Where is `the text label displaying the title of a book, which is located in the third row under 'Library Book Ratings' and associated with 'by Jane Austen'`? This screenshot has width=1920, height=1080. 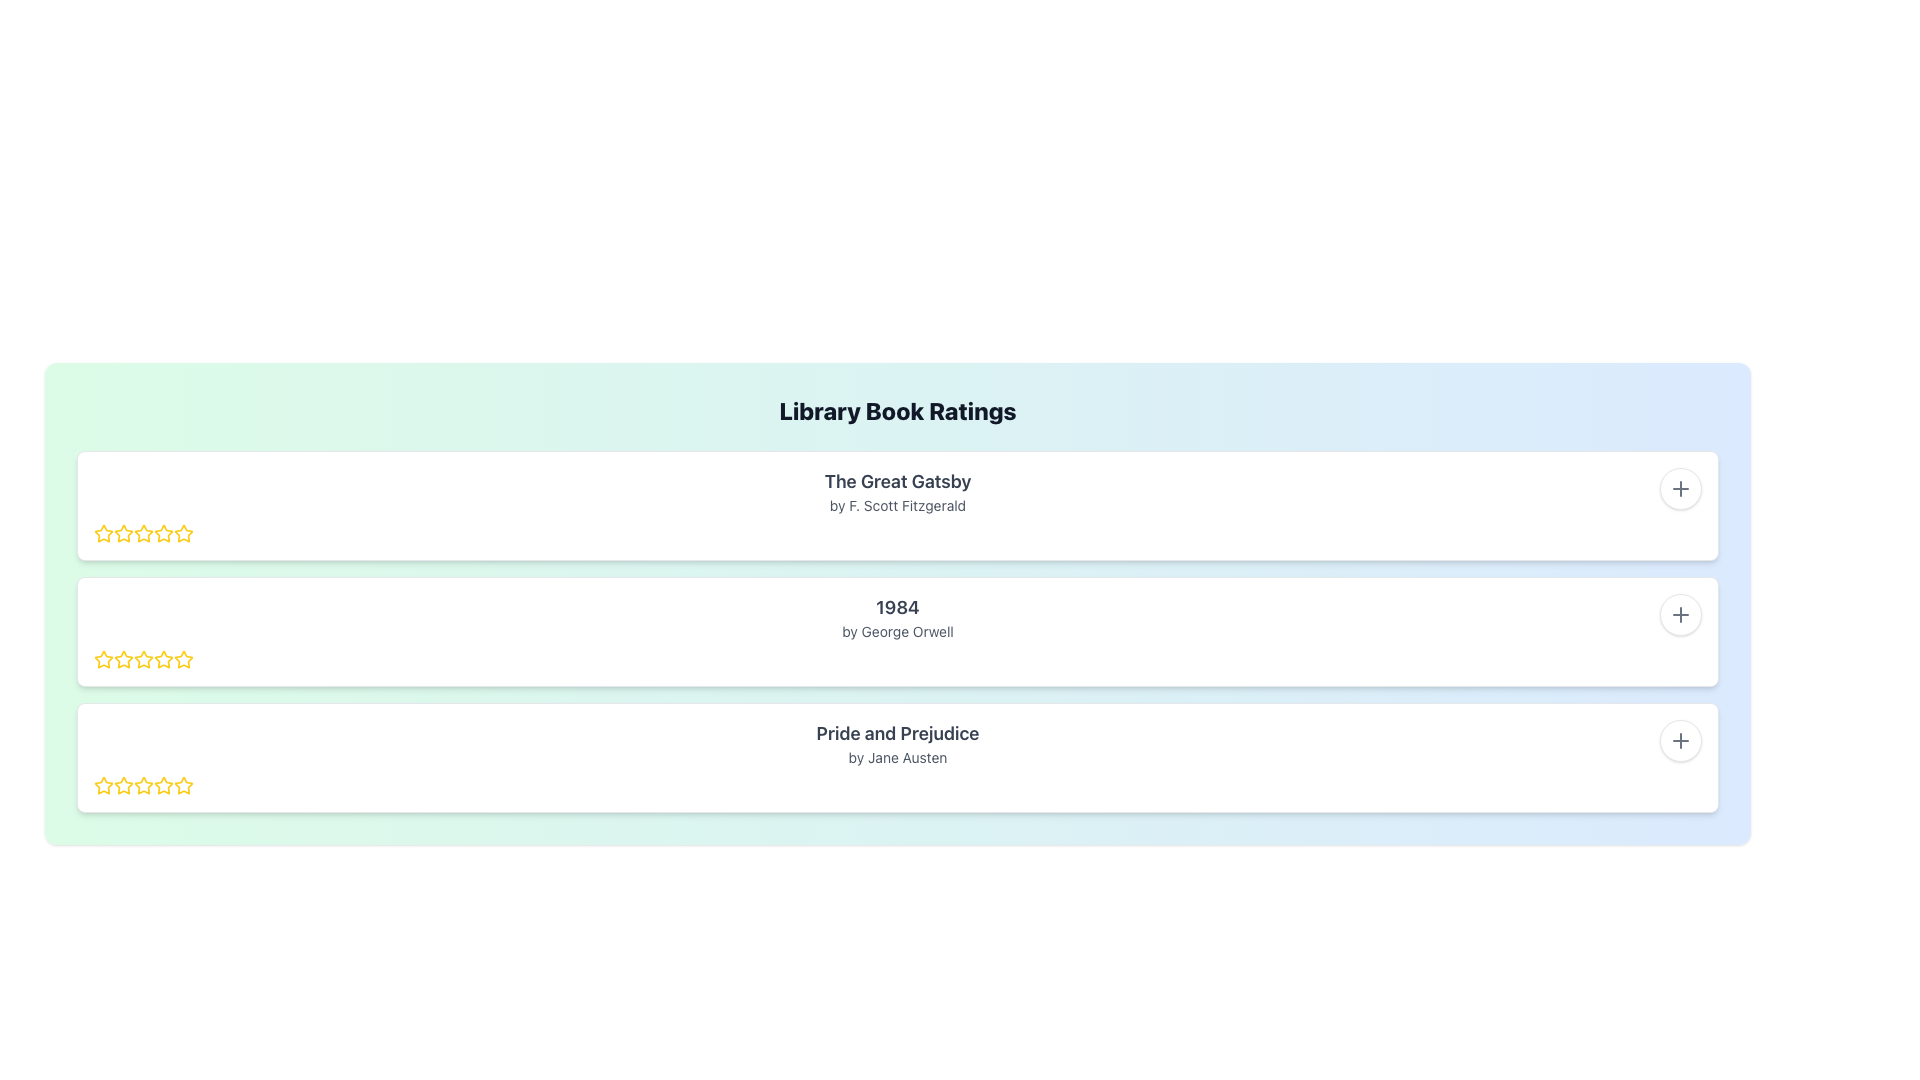 the text label displaying the title of a book, which is located in the third row under 'Library Book Ratings' and associated with 'by Jane Austen' is located at coordinates (896, 733).